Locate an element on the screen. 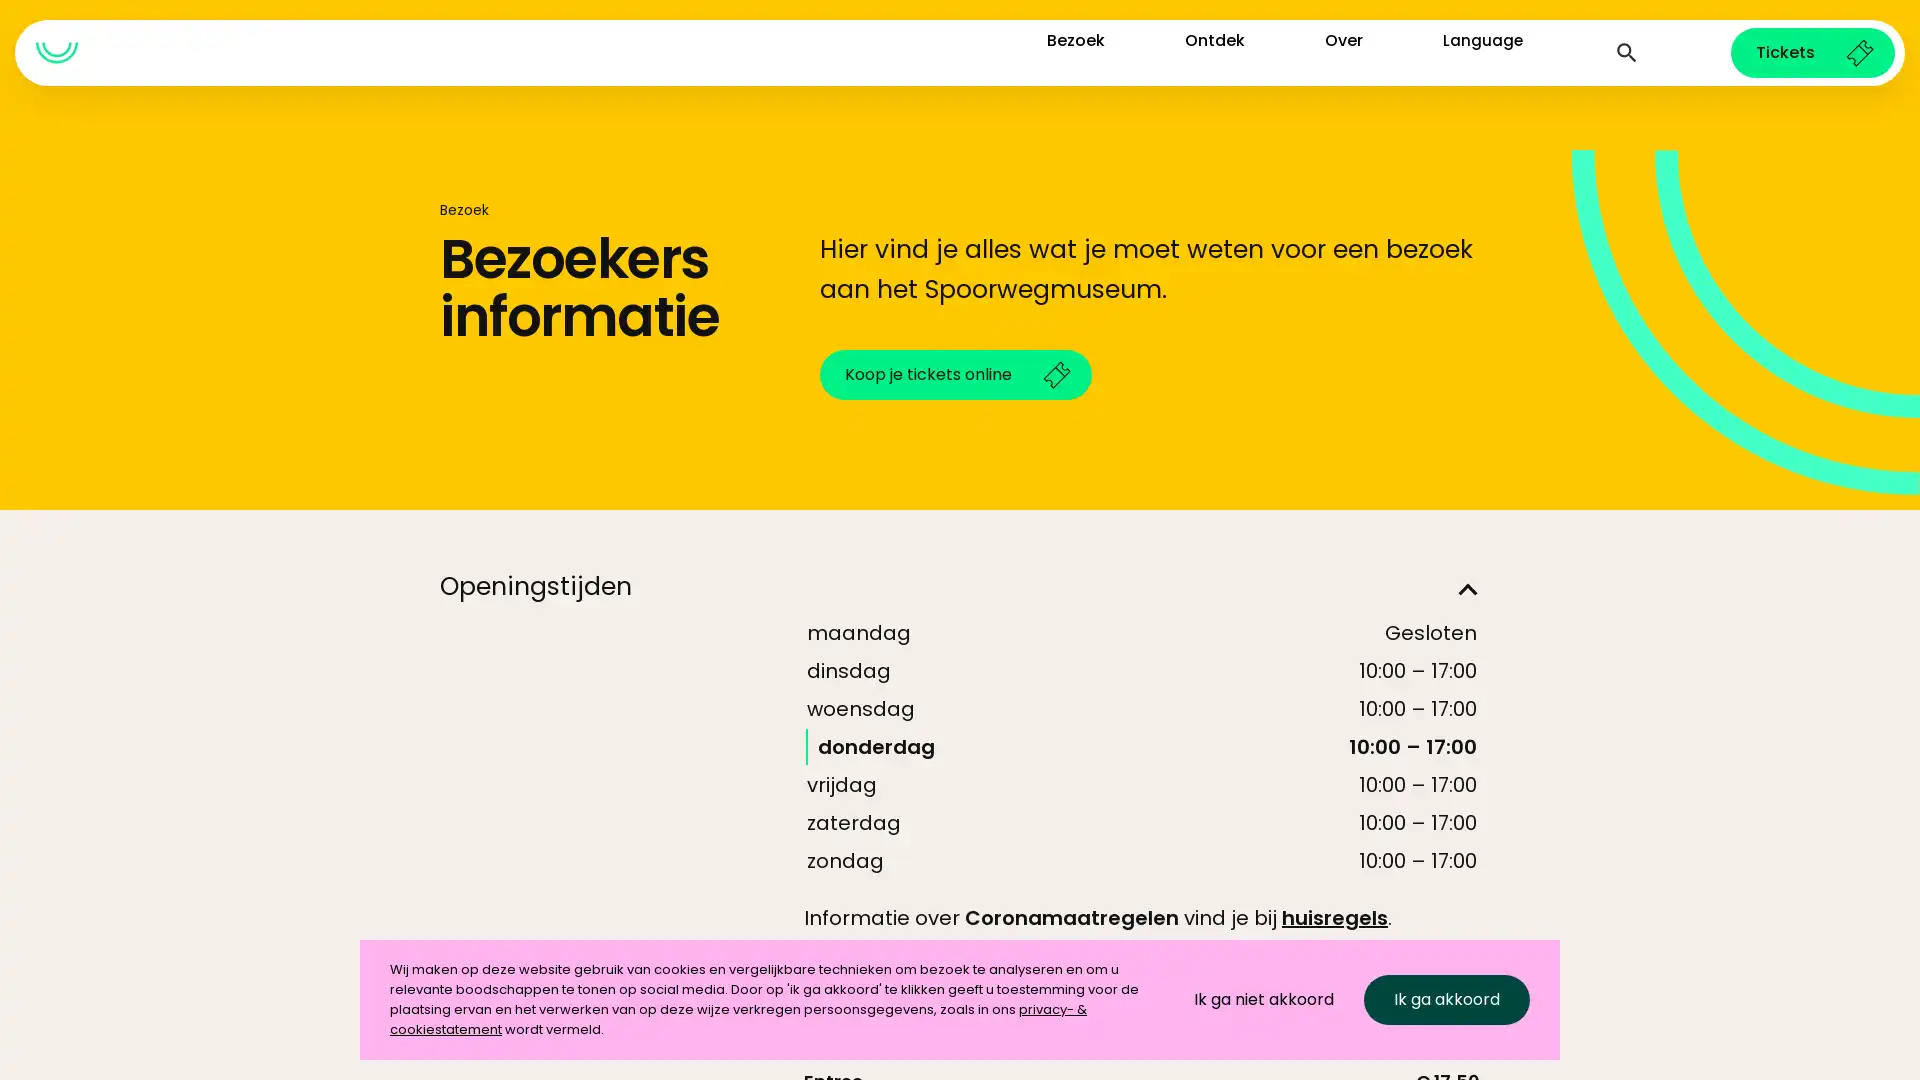 The height and width of the screenshot is (1080, 1920). Toegangsprijzen is located at coordinates (960, 1036).